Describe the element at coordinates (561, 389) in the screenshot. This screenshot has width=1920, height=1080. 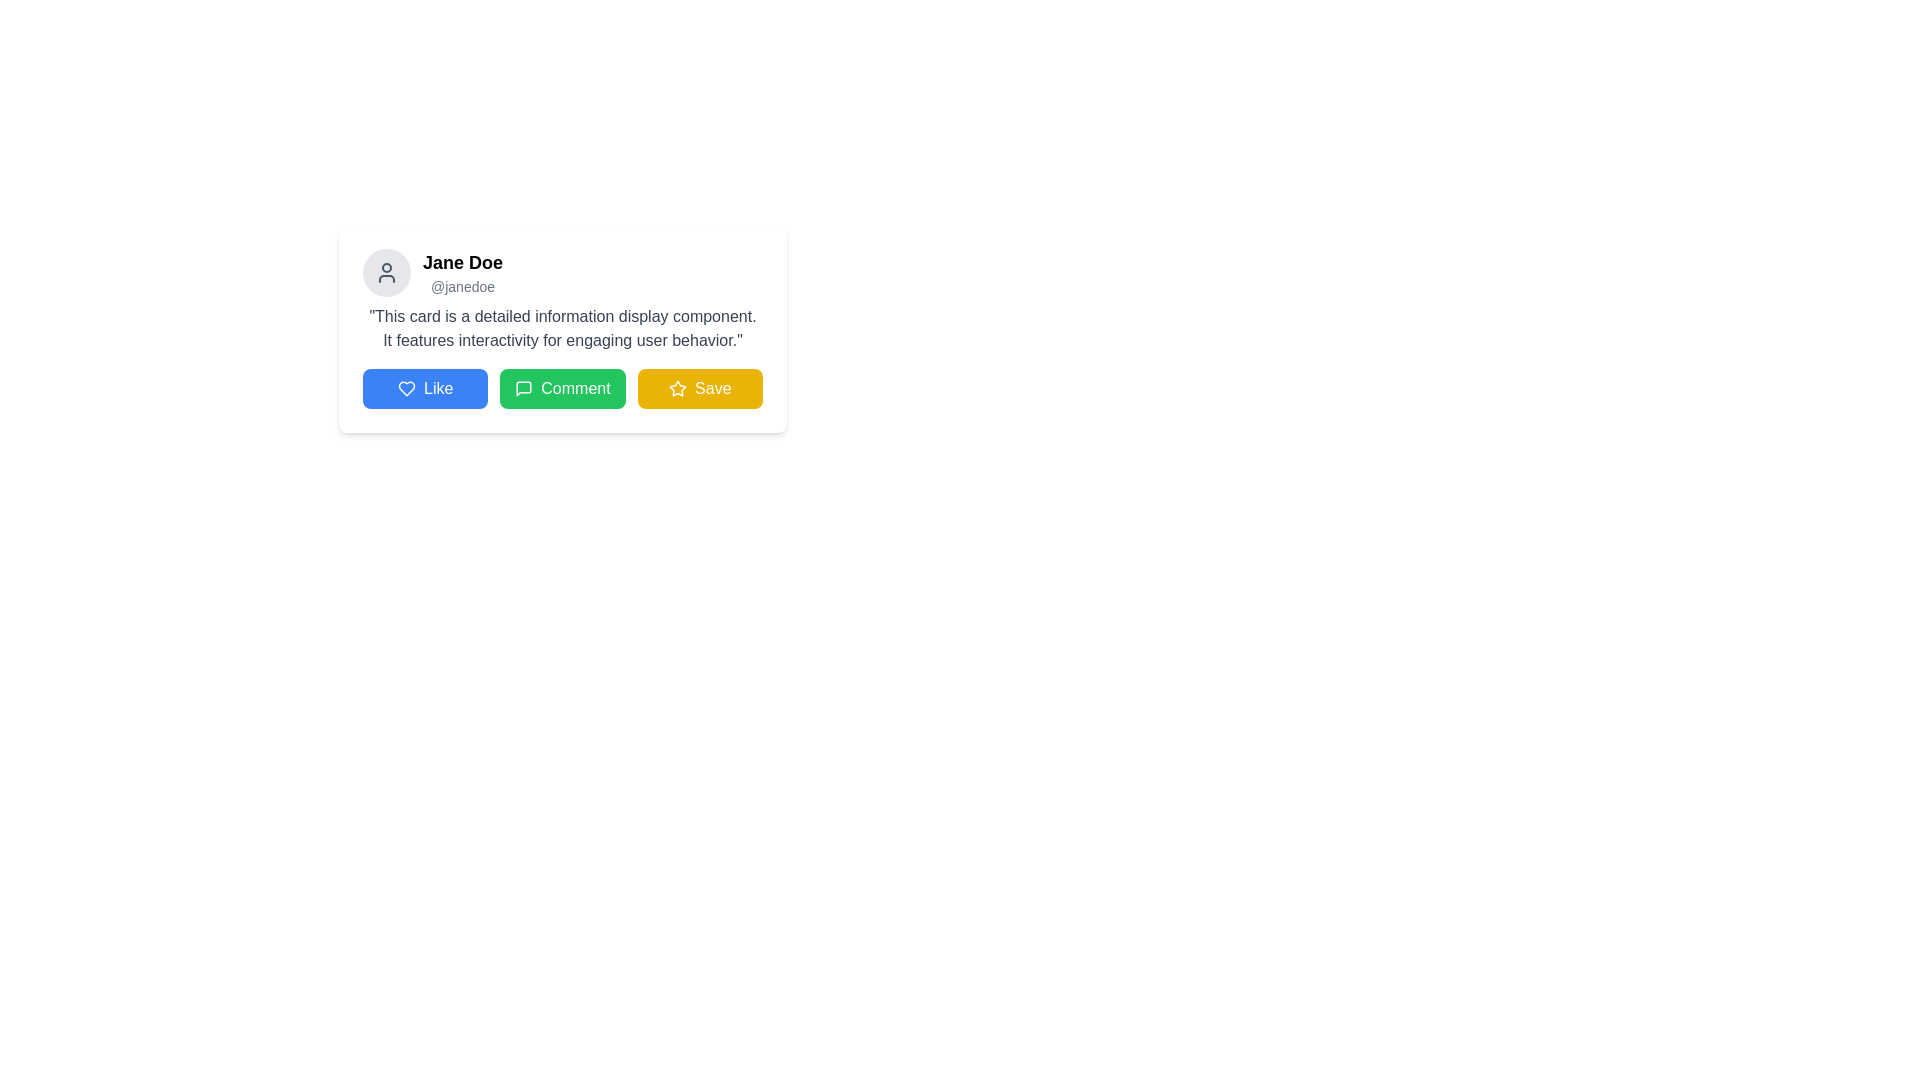
I see `the green 'Comment' button with a white comment bubble icon, located between the blue 'Like' button and the yellow 'Save' button` at that location.